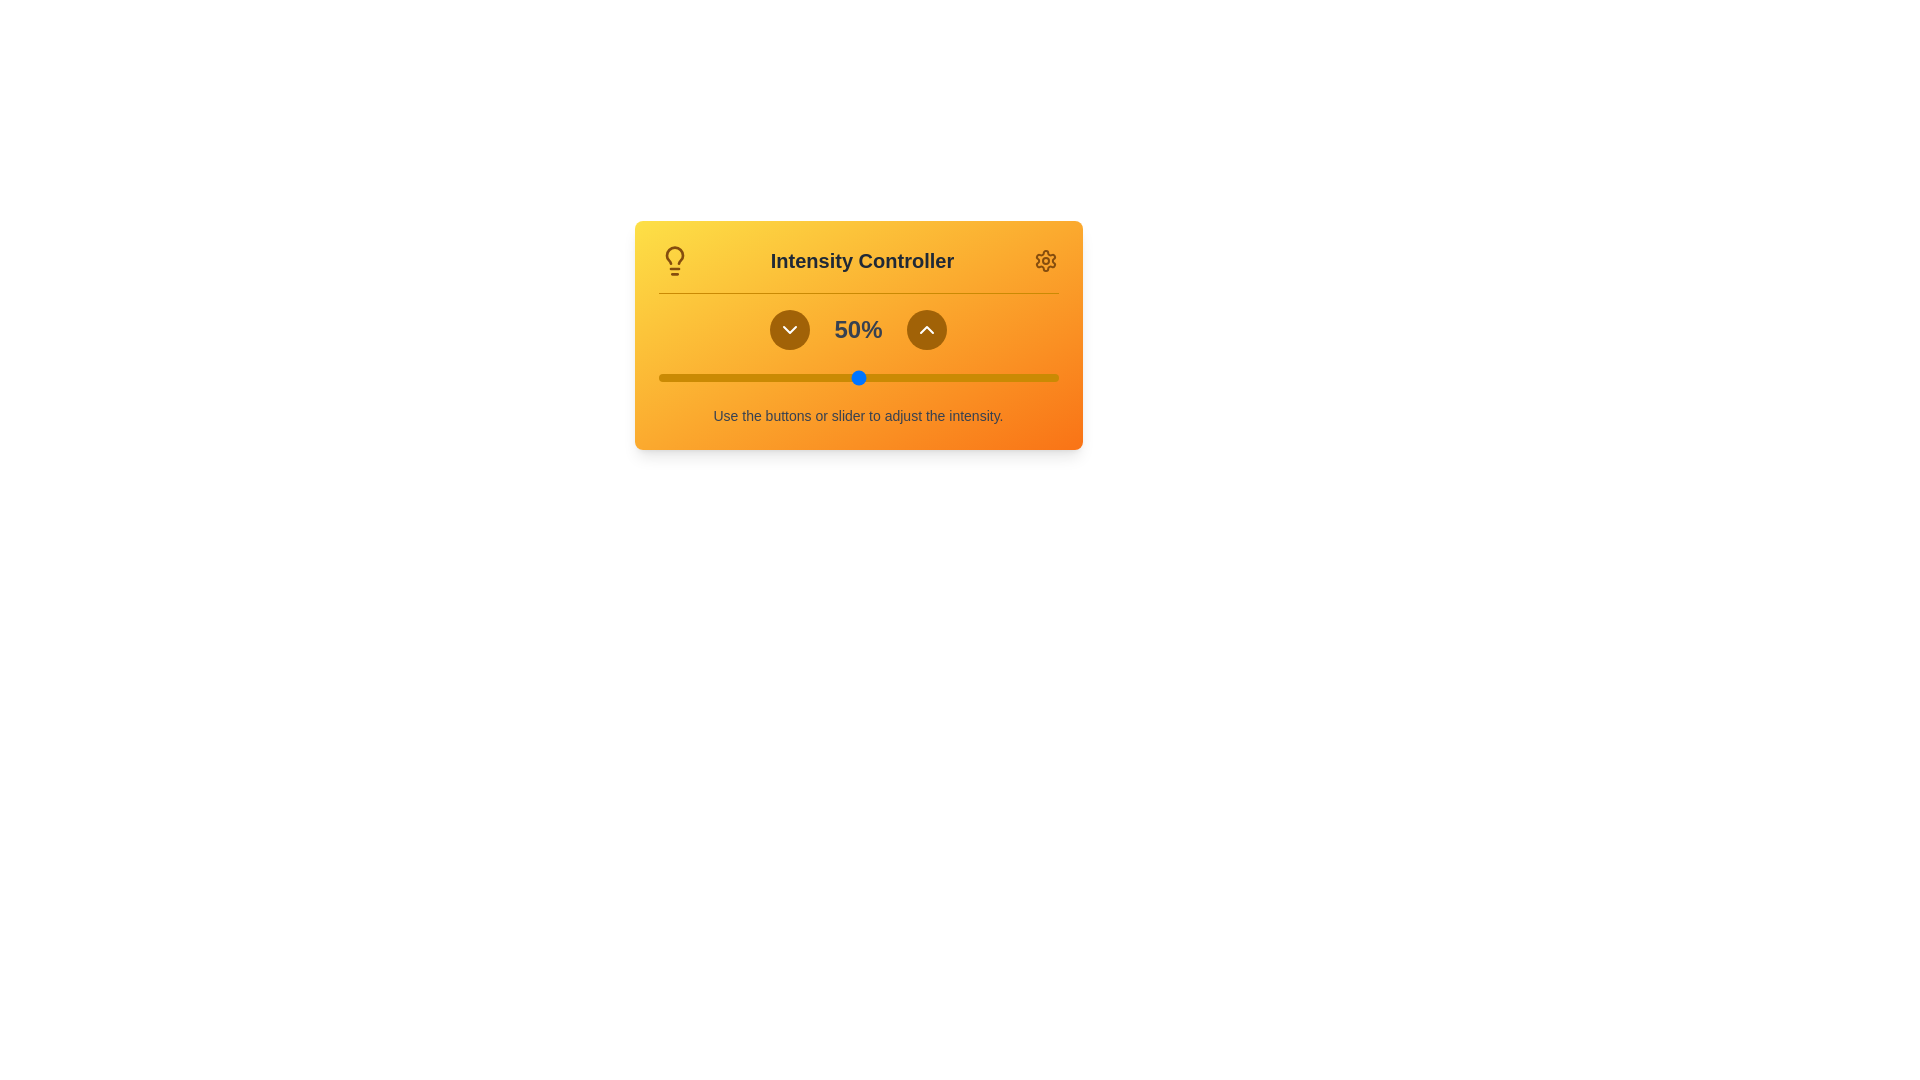 The width and height of the screenshot is (1920, 1080). I want to click on the lightbulb icon located at the upper-left corner of the 'Intensity Controller' card, which symbolizes the intensity control feature, so click(674, 260).